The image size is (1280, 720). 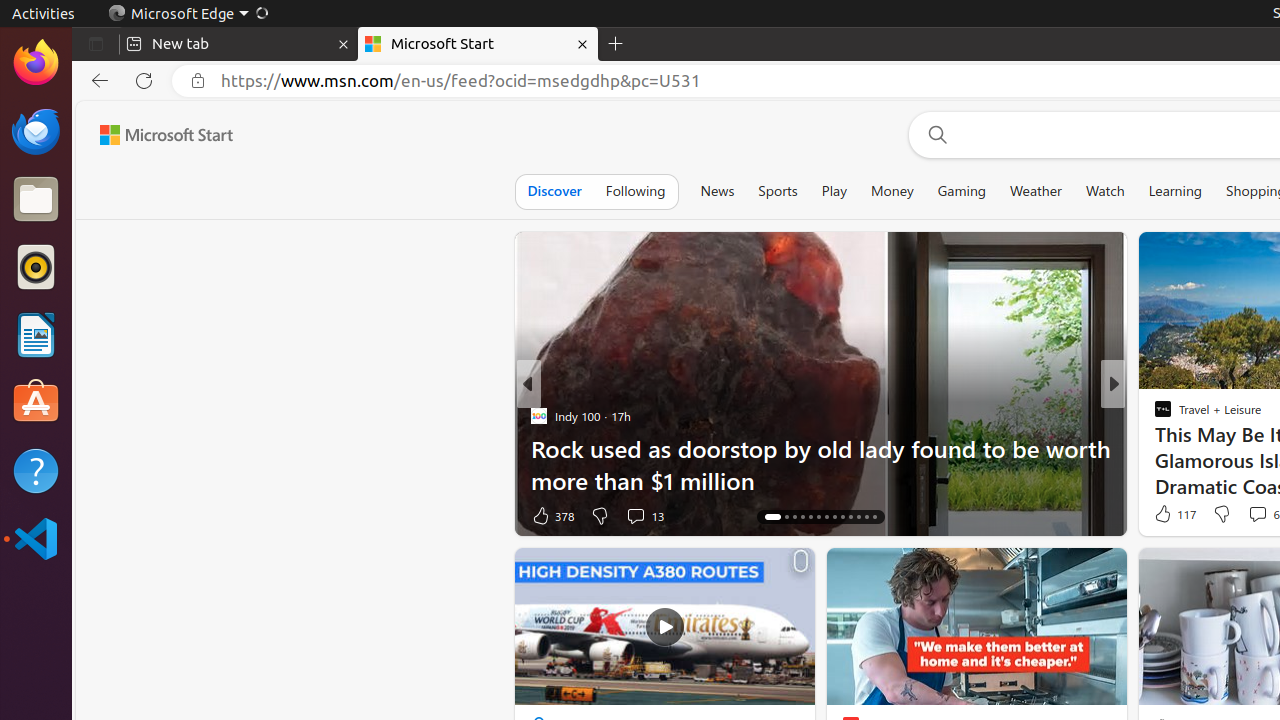 I want to click on '4 Like', so click(x=1161, y=514).